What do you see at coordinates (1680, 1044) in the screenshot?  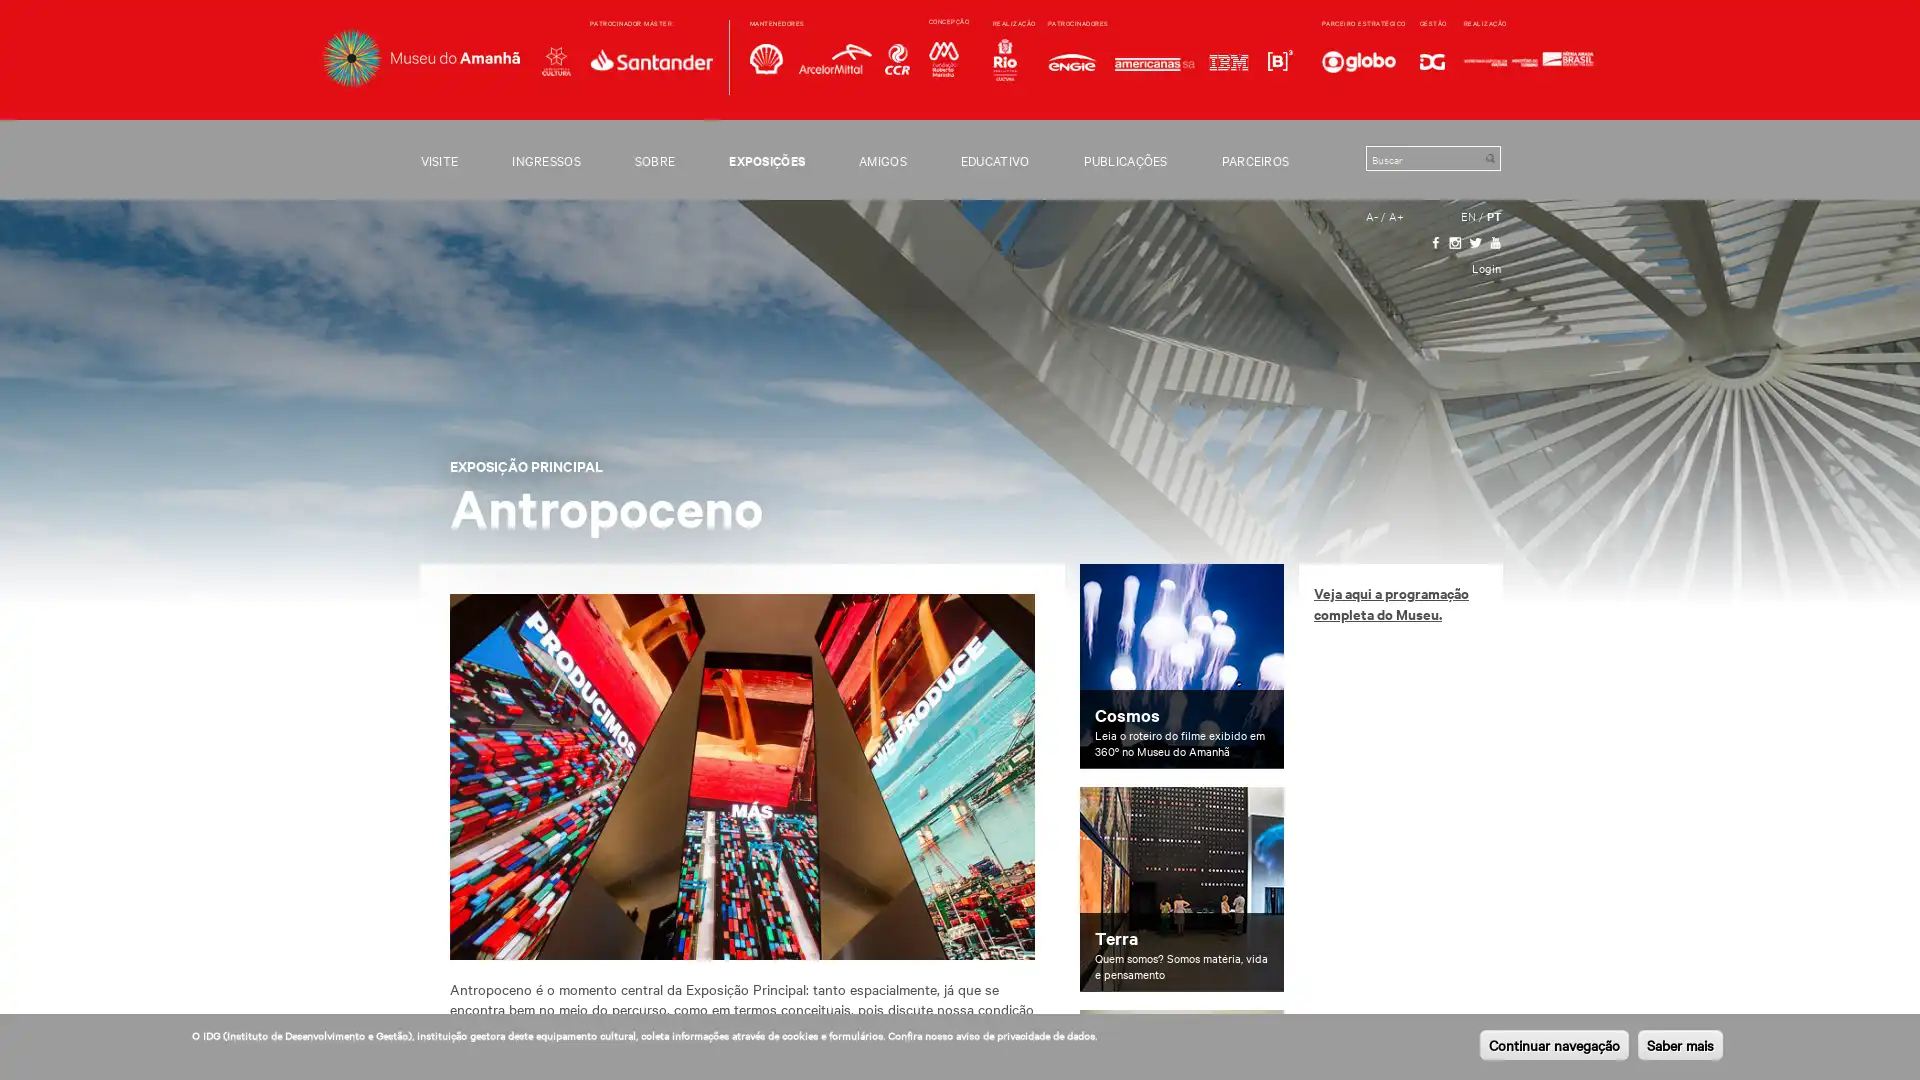 I see `Saber mais` at bounding box center [1680, 1044].